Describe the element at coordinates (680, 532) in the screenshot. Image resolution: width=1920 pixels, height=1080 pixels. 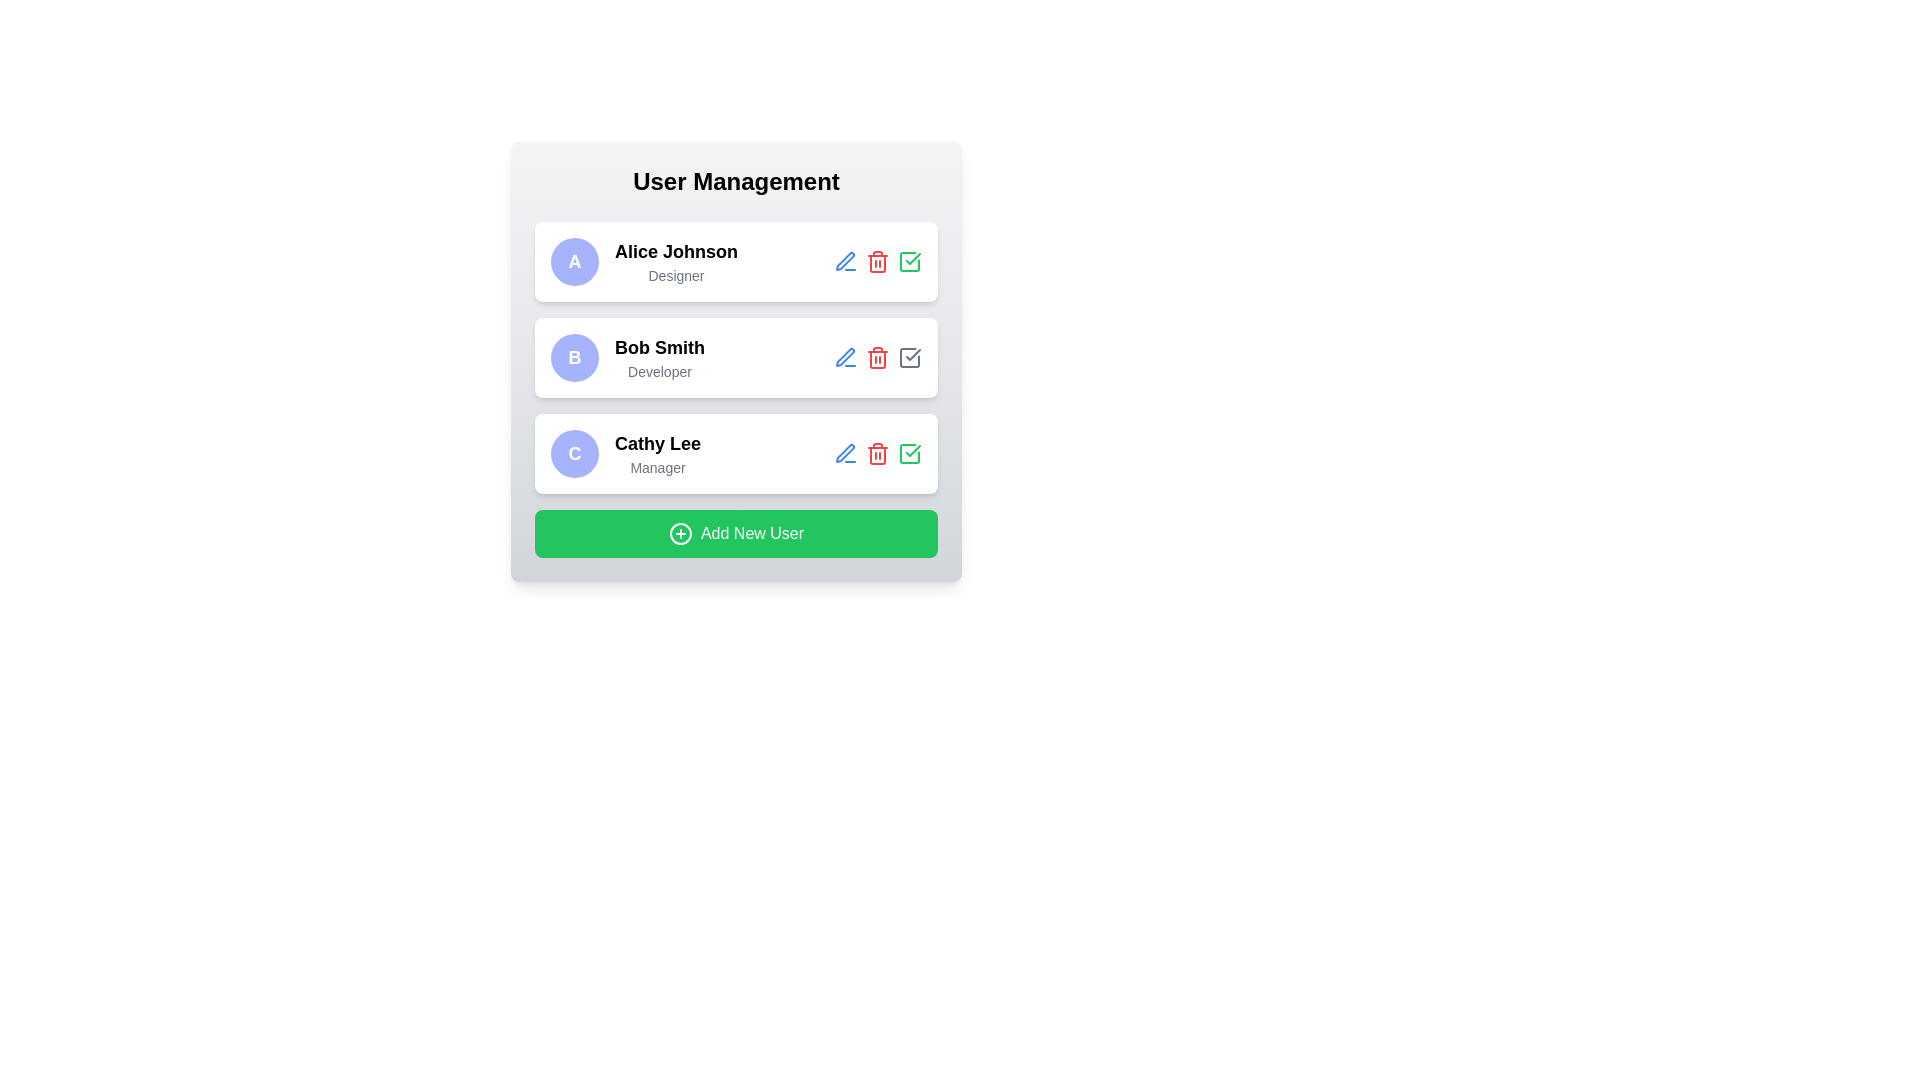
I see `the circular SVG element with a radius of '10' located at the center of the 'Add New User' button in the User Management interface` at that location.